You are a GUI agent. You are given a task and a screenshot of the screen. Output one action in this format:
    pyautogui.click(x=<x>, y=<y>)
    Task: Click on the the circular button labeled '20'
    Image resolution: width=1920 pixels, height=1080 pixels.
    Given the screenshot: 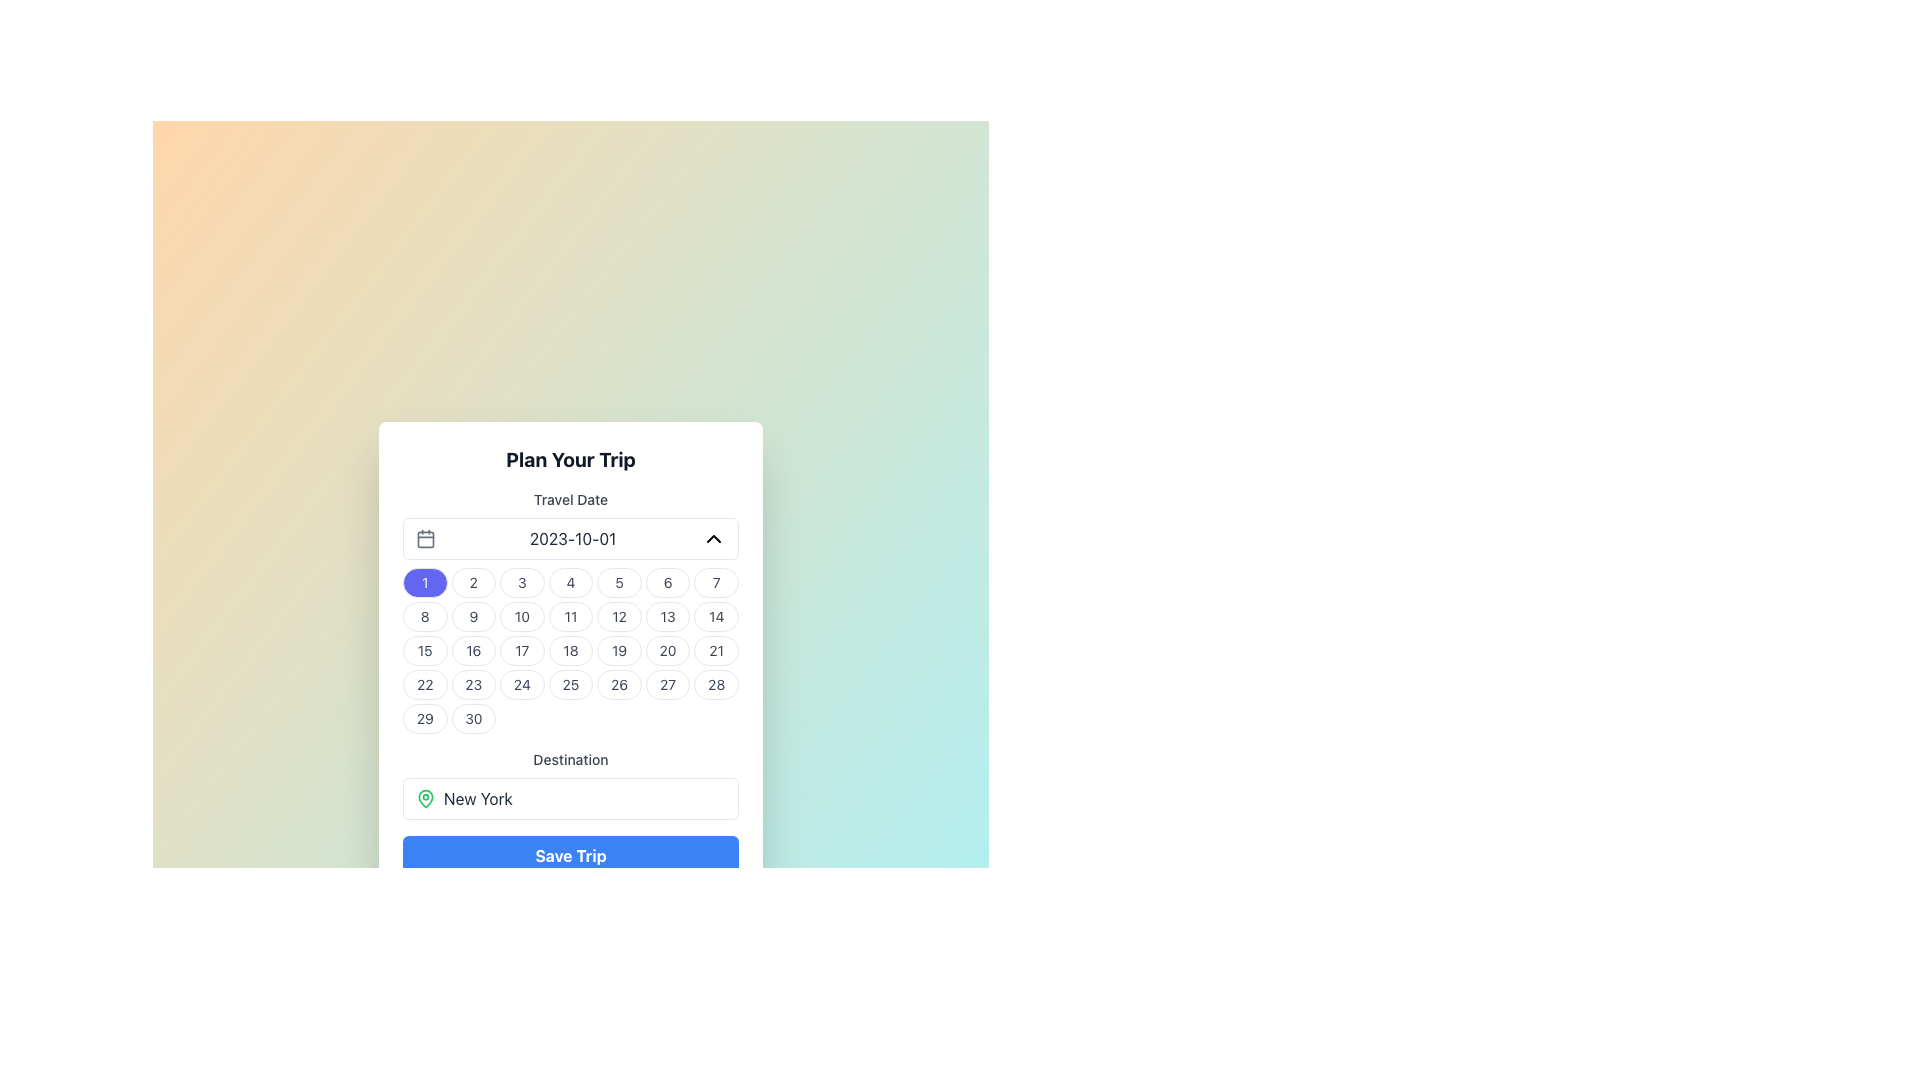 What is the action you would take?
    pyautogui.click(x=667, y=651)
    